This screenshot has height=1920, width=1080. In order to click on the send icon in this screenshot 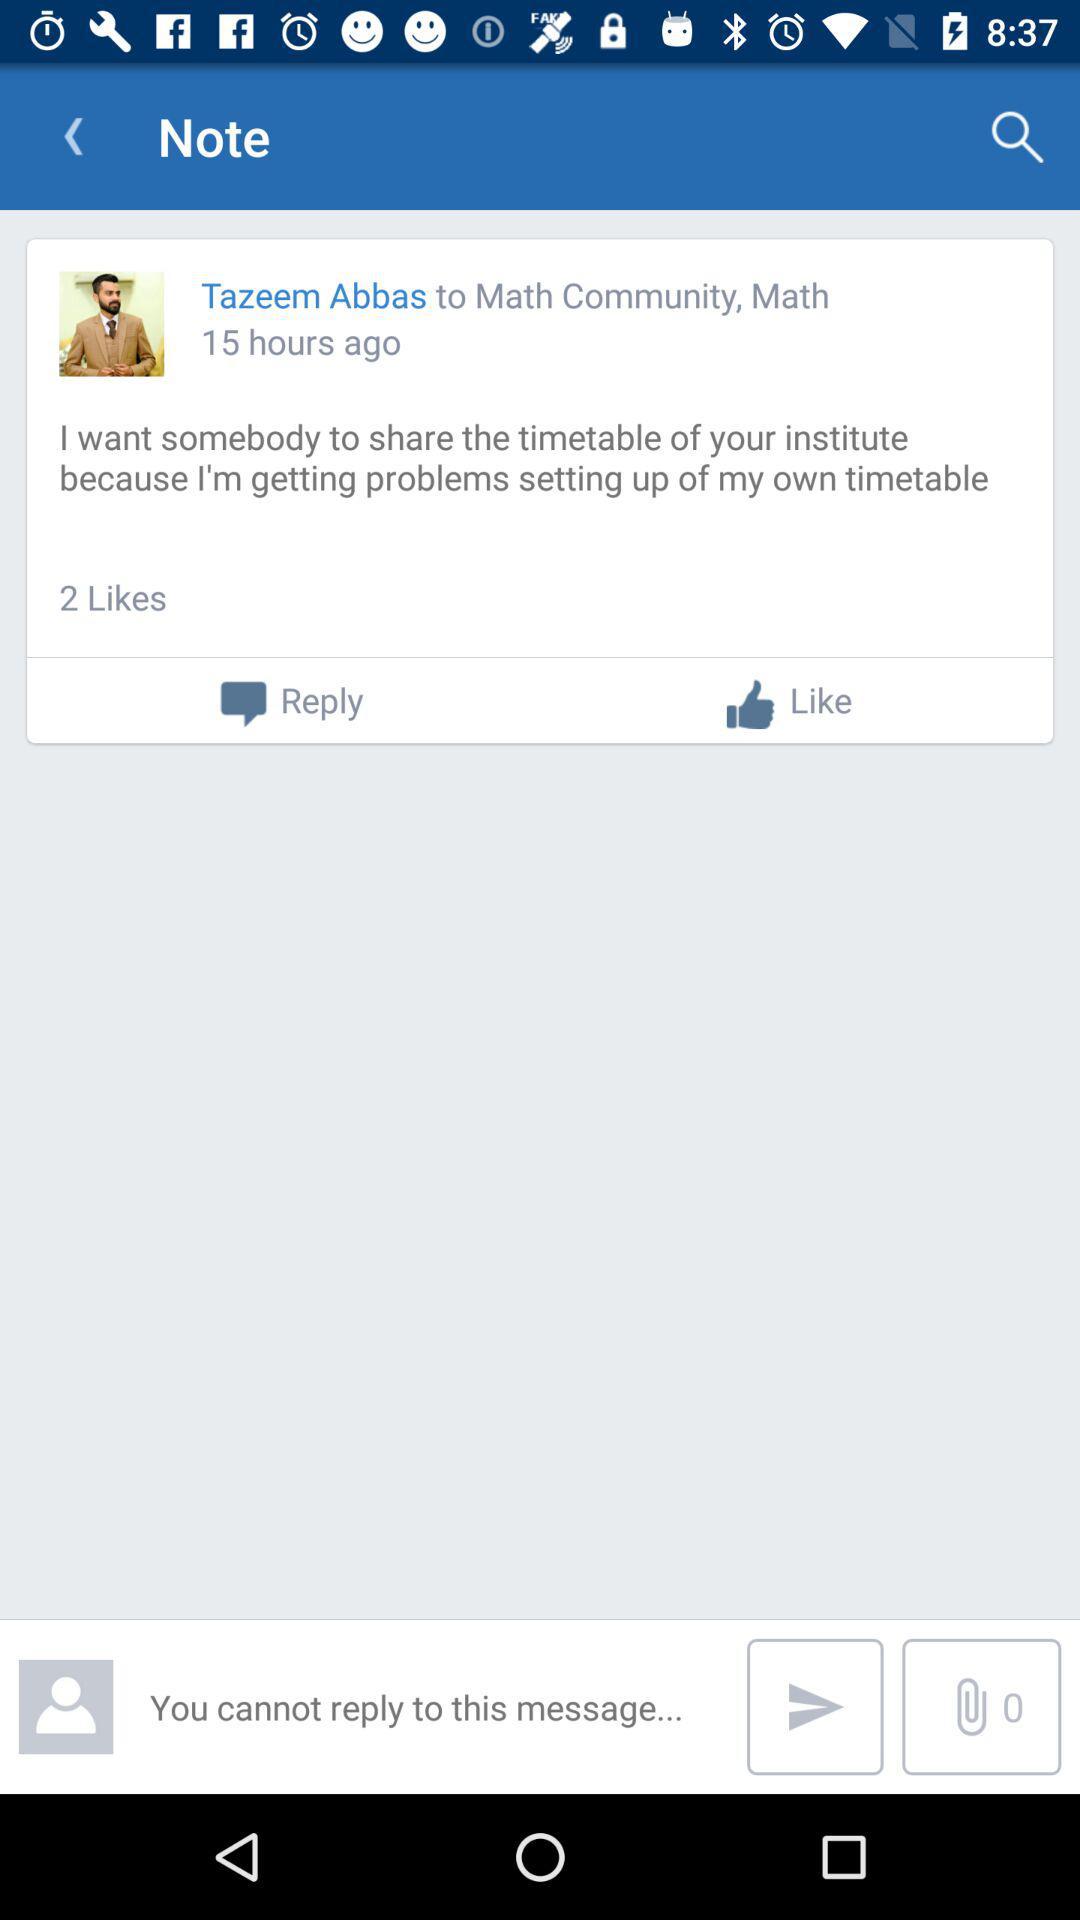, I will do `click(815, 1706)`.